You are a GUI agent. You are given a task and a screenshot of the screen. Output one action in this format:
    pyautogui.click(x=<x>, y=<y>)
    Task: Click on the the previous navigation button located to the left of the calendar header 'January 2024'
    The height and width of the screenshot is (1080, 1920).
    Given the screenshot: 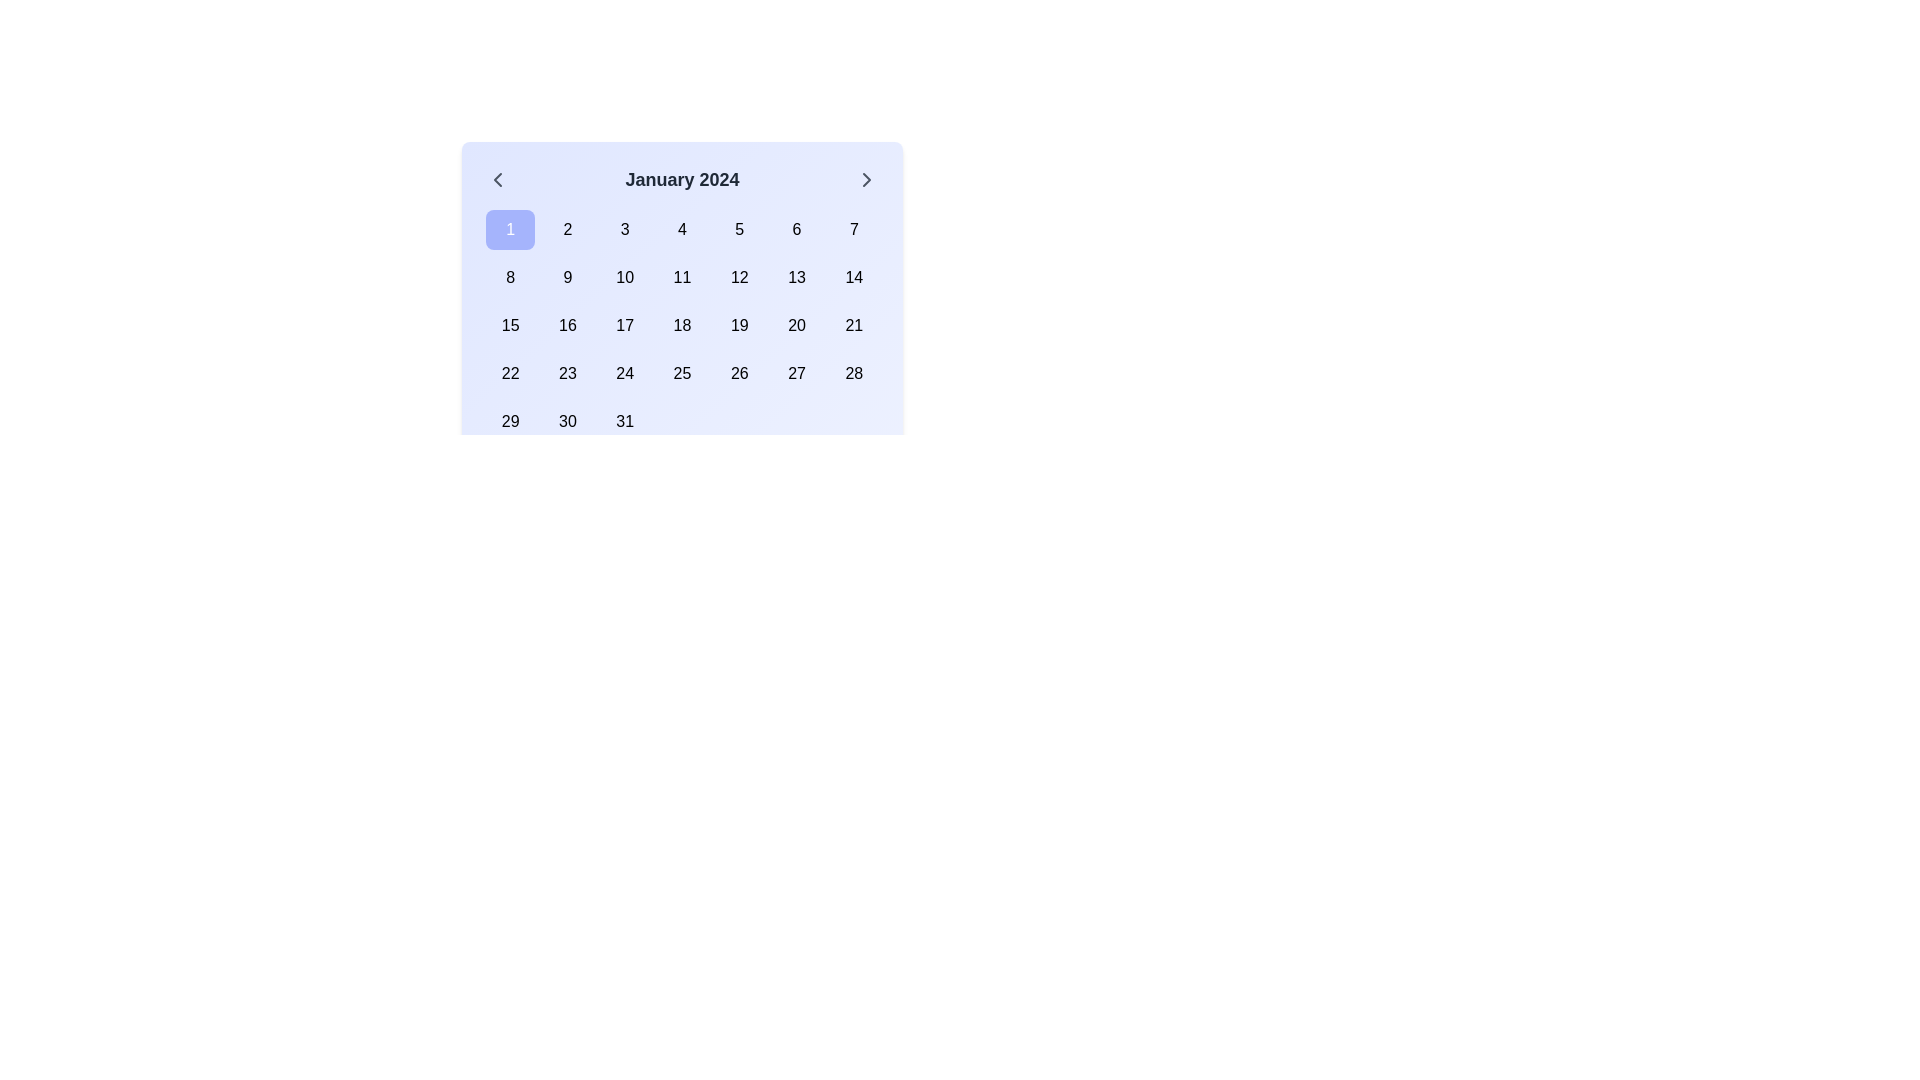 What is the action you would take?
    pyautogui.click(x=498, y=180)
    